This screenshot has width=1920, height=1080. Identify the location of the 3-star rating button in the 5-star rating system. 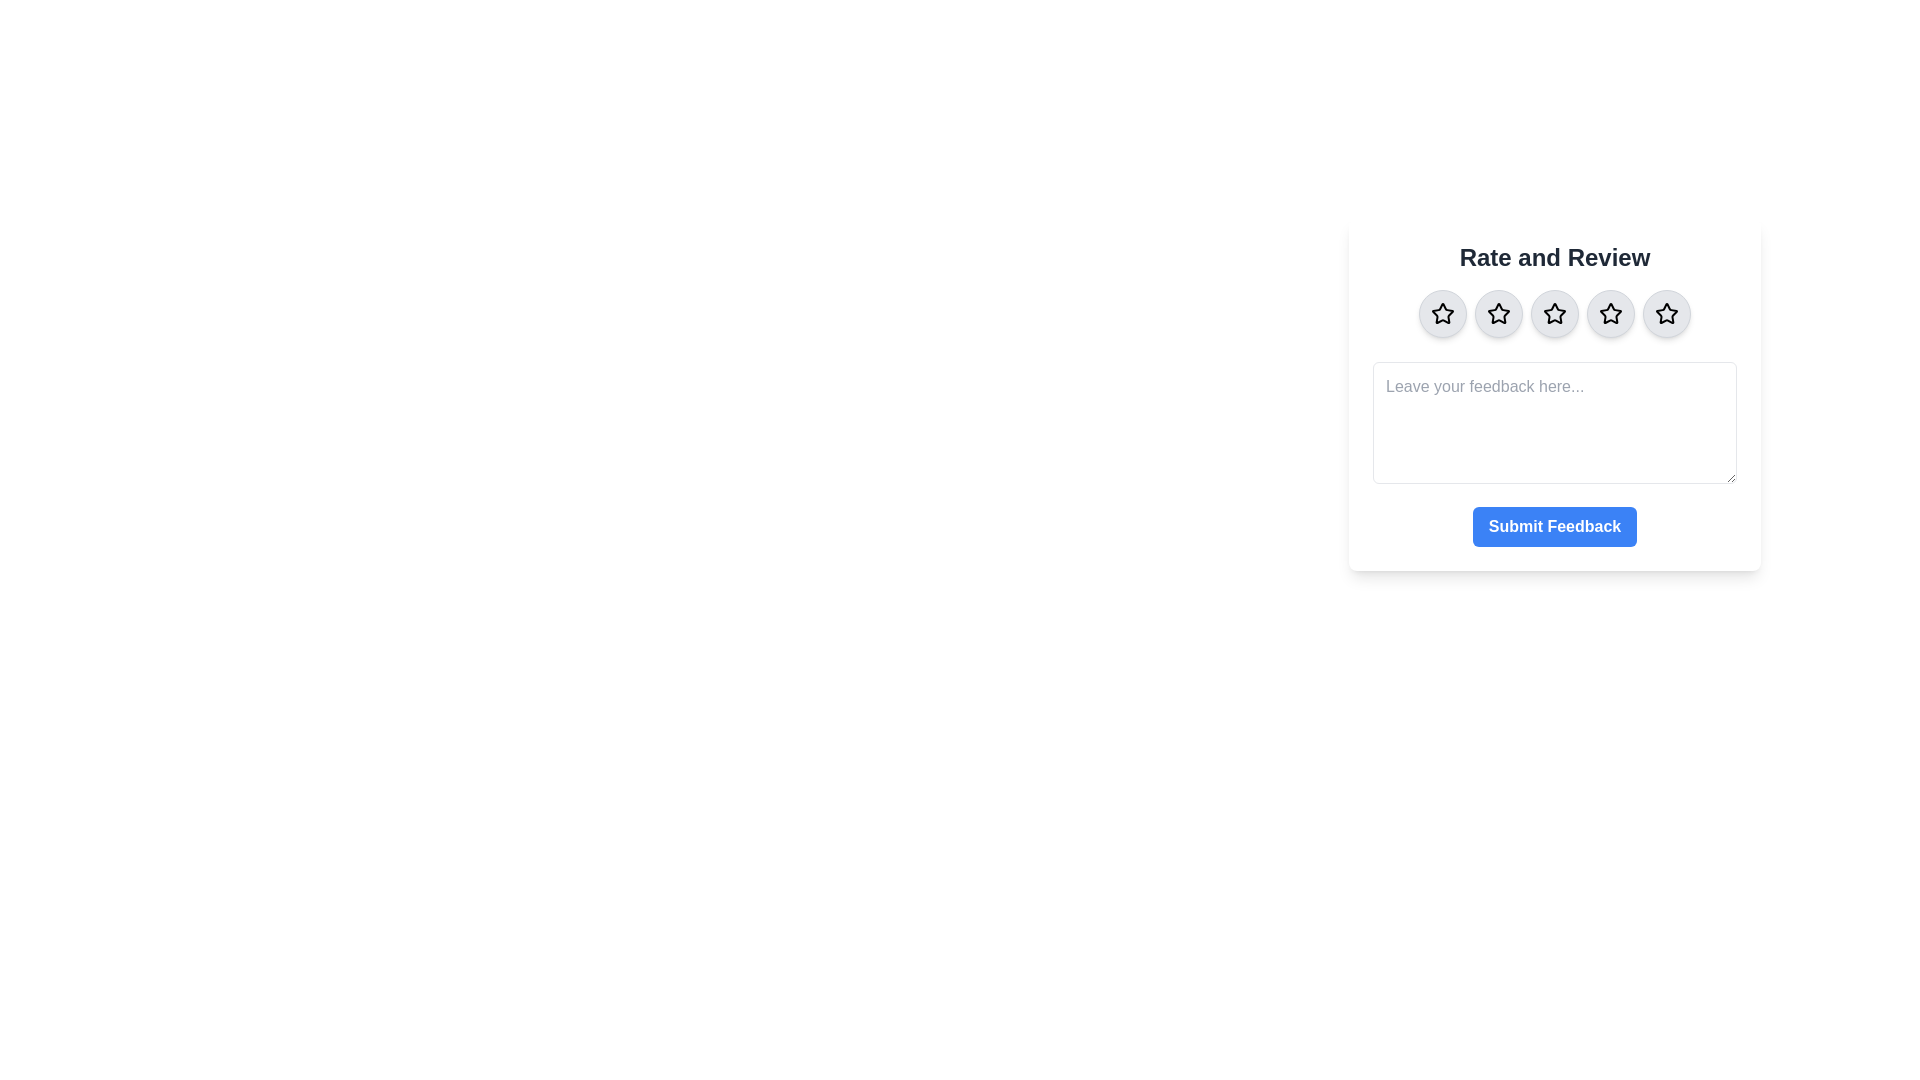
(1554, 313).